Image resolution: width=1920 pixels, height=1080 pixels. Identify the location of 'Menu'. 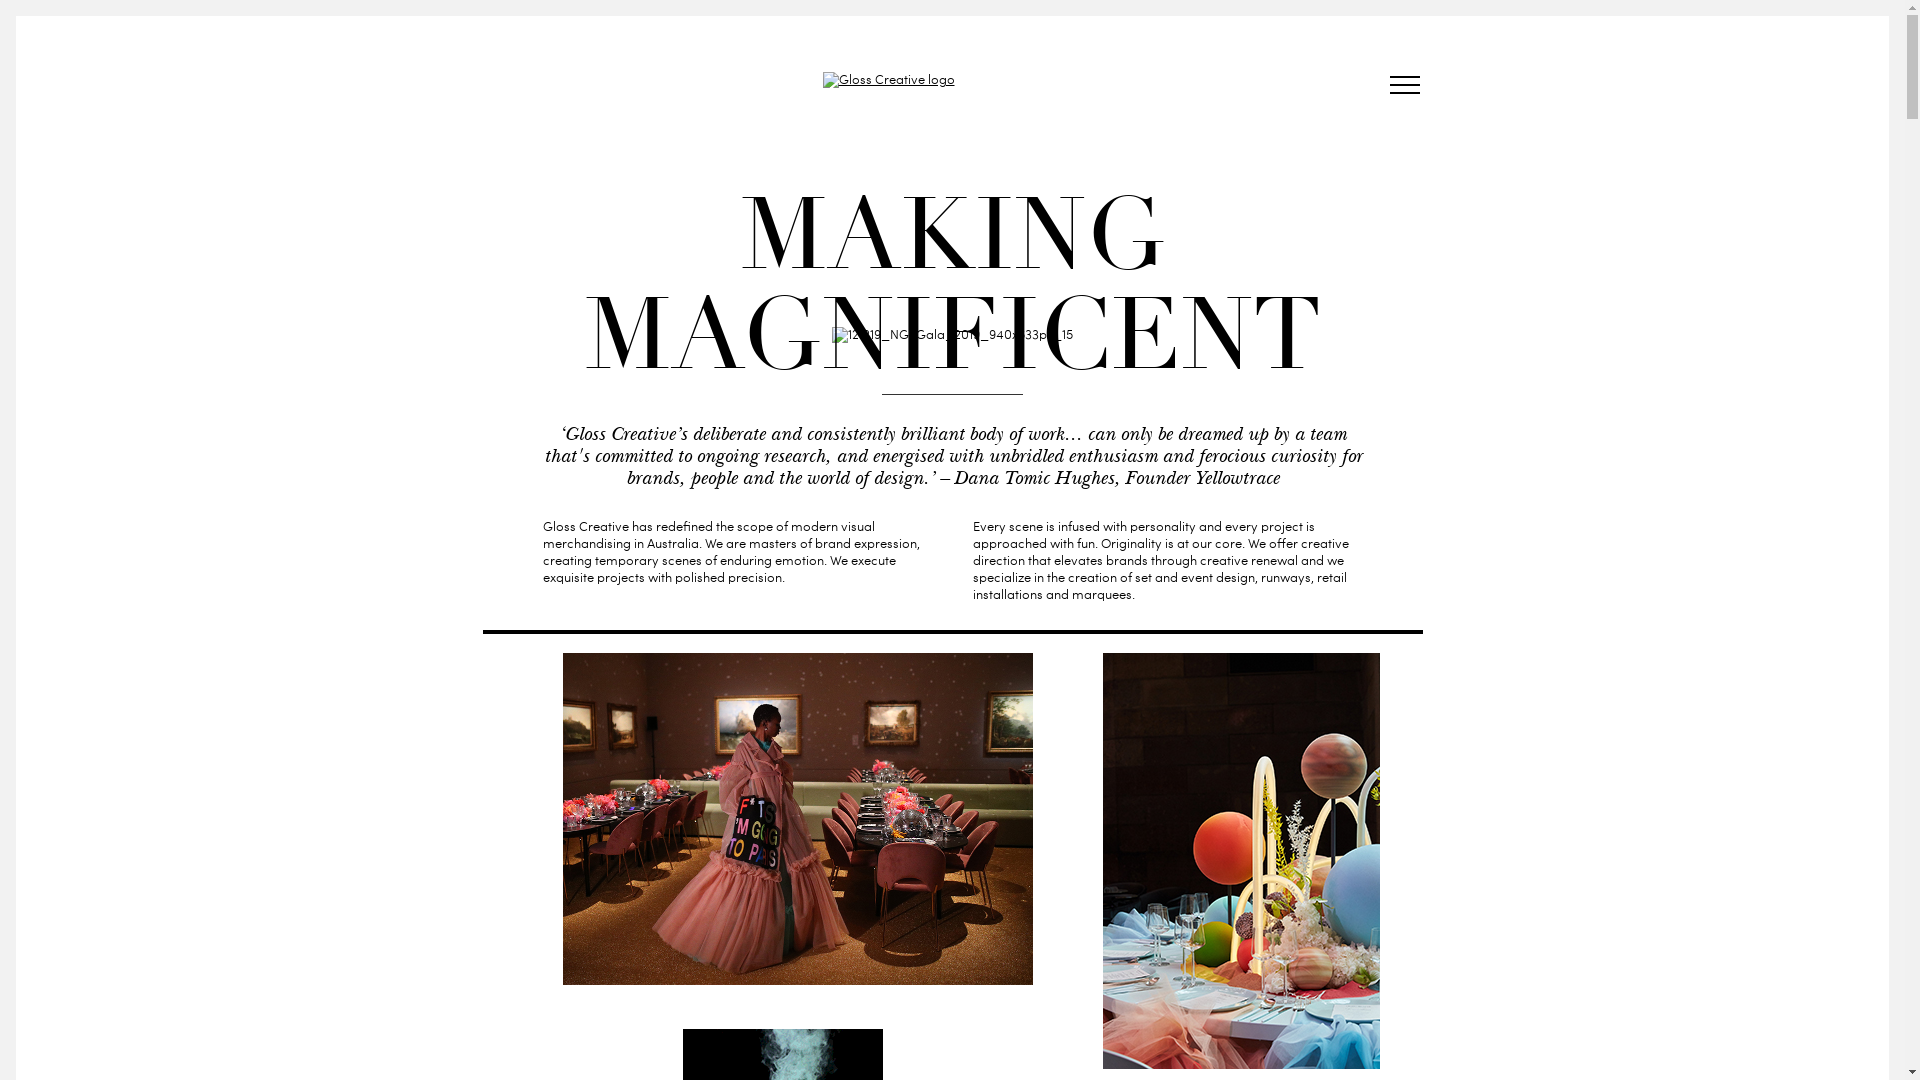
(1402, 87).